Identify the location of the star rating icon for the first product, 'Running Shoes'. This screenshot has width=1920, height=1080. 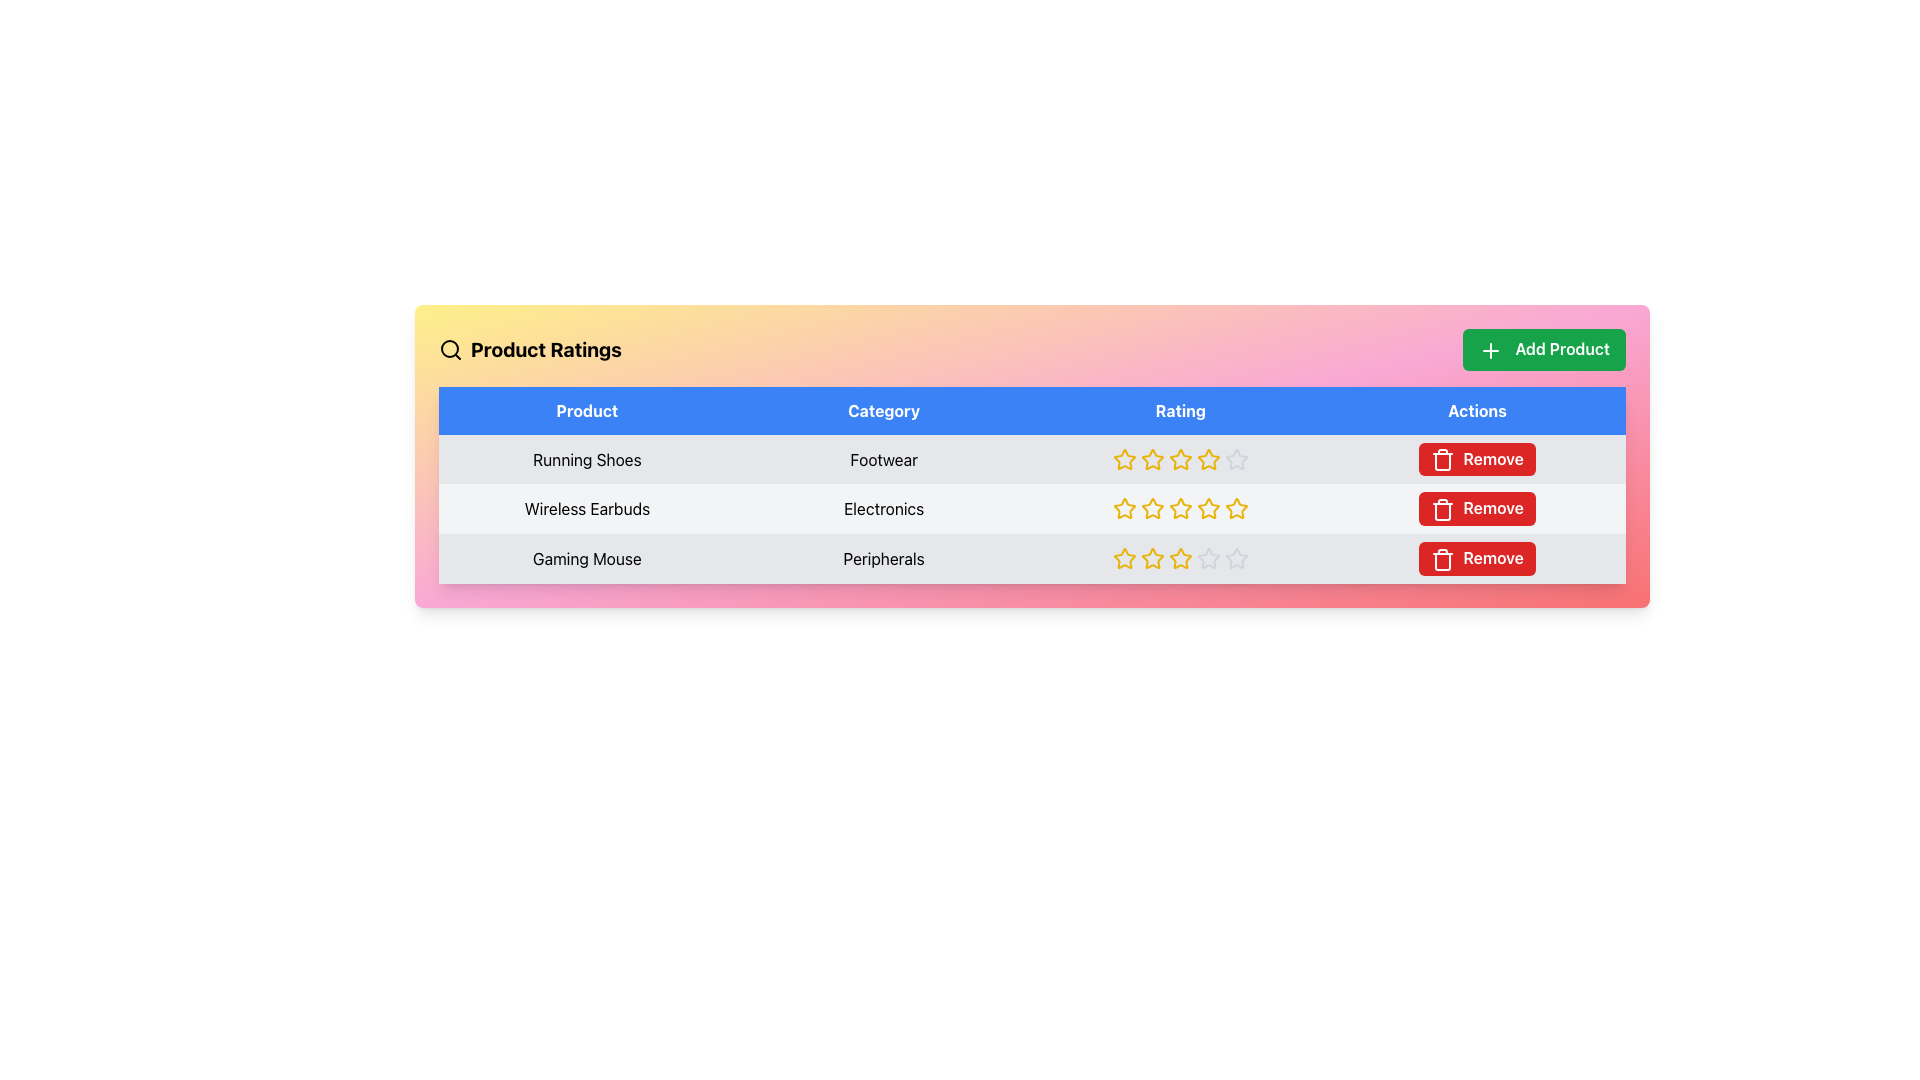
(1124, 459).